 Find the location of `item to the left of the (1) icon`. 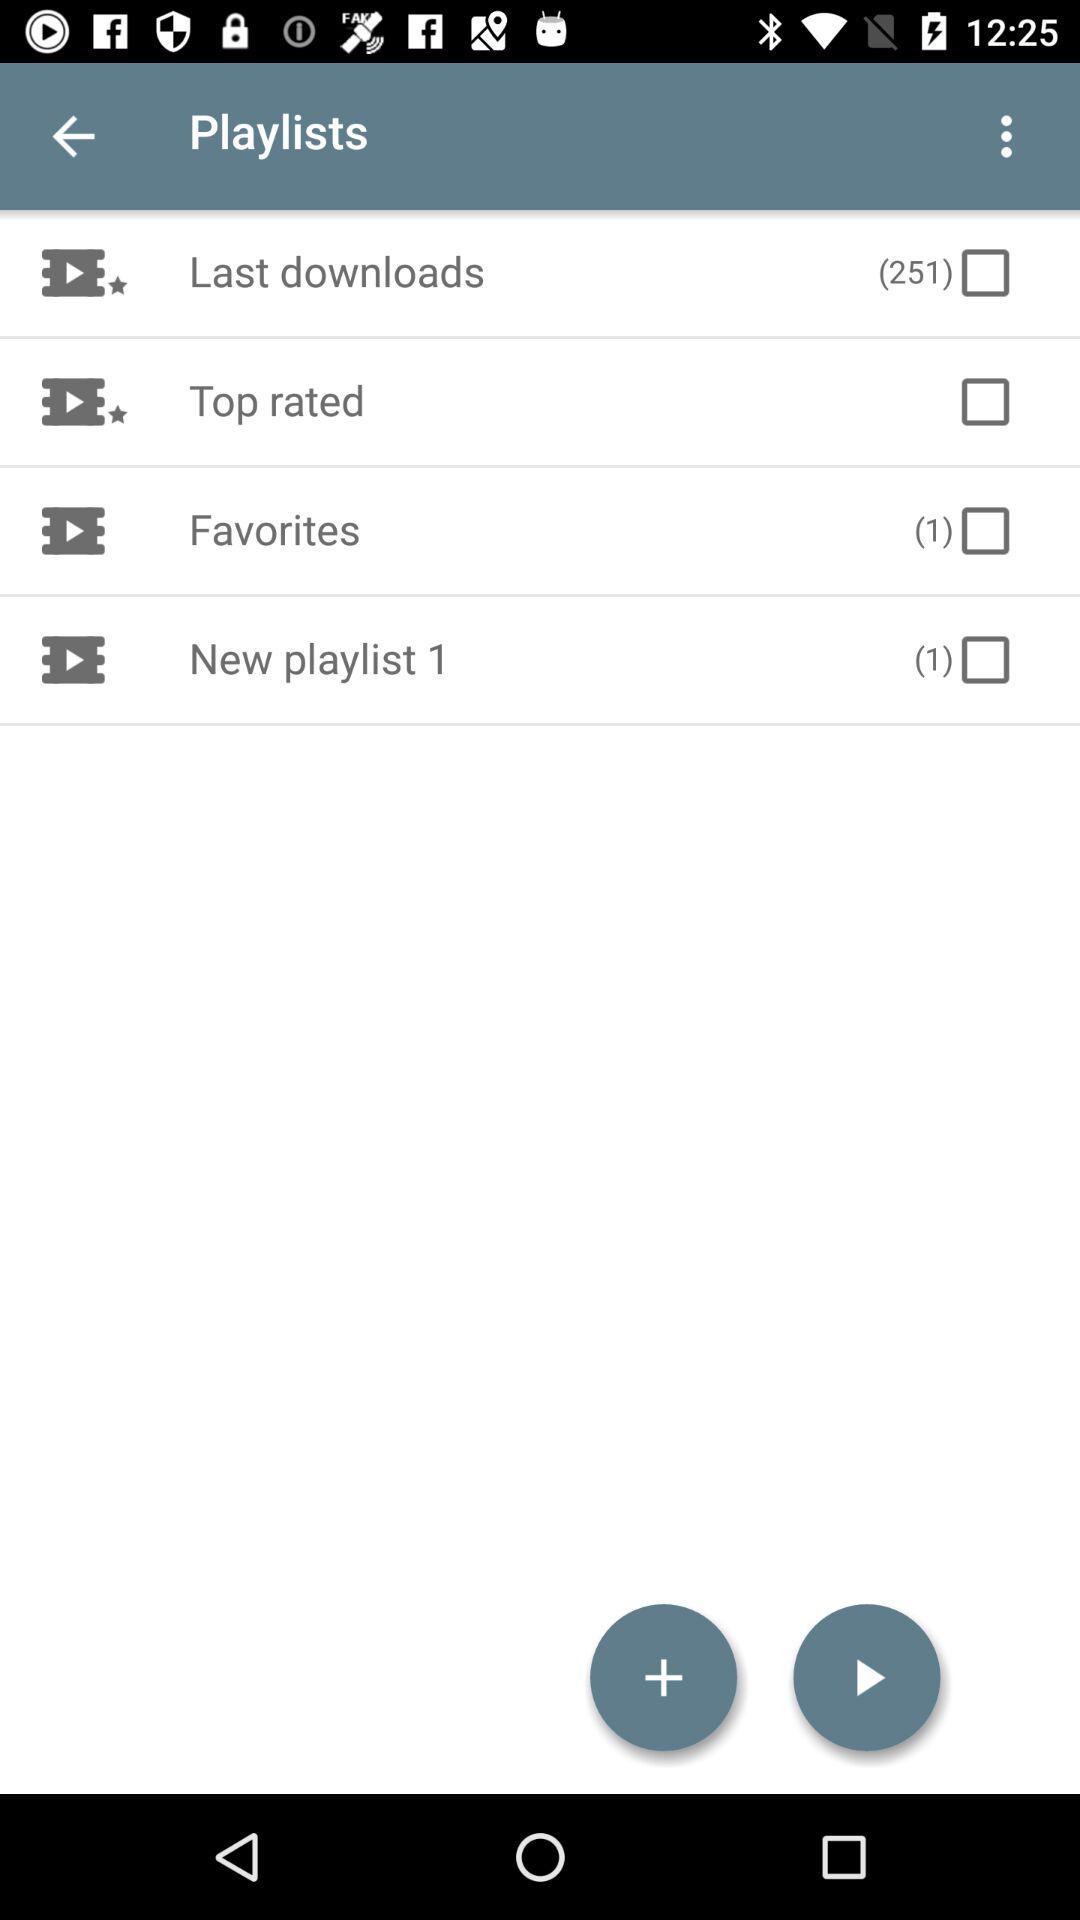

item to the left of the (1) icon is located at coordinates (529, 531).